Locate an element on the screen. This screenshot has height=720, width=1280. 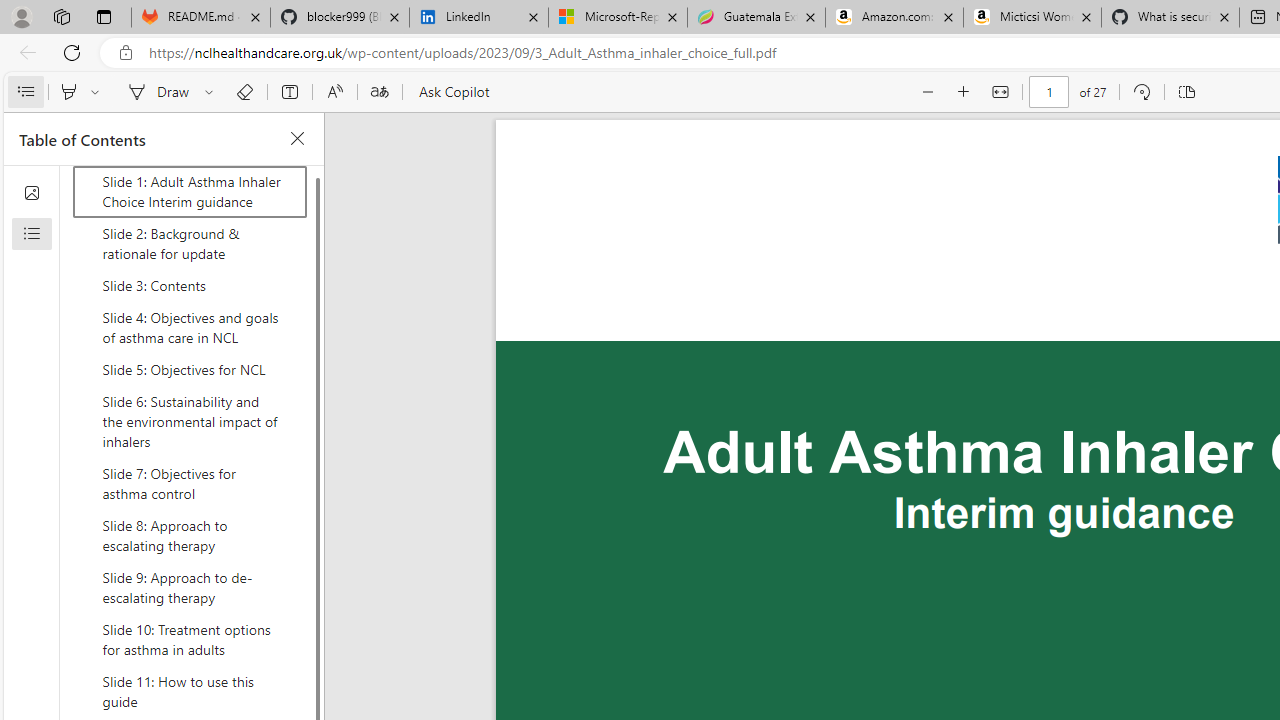
'Rotate (Ctrl+])' is located at coordinates (1141, 92).